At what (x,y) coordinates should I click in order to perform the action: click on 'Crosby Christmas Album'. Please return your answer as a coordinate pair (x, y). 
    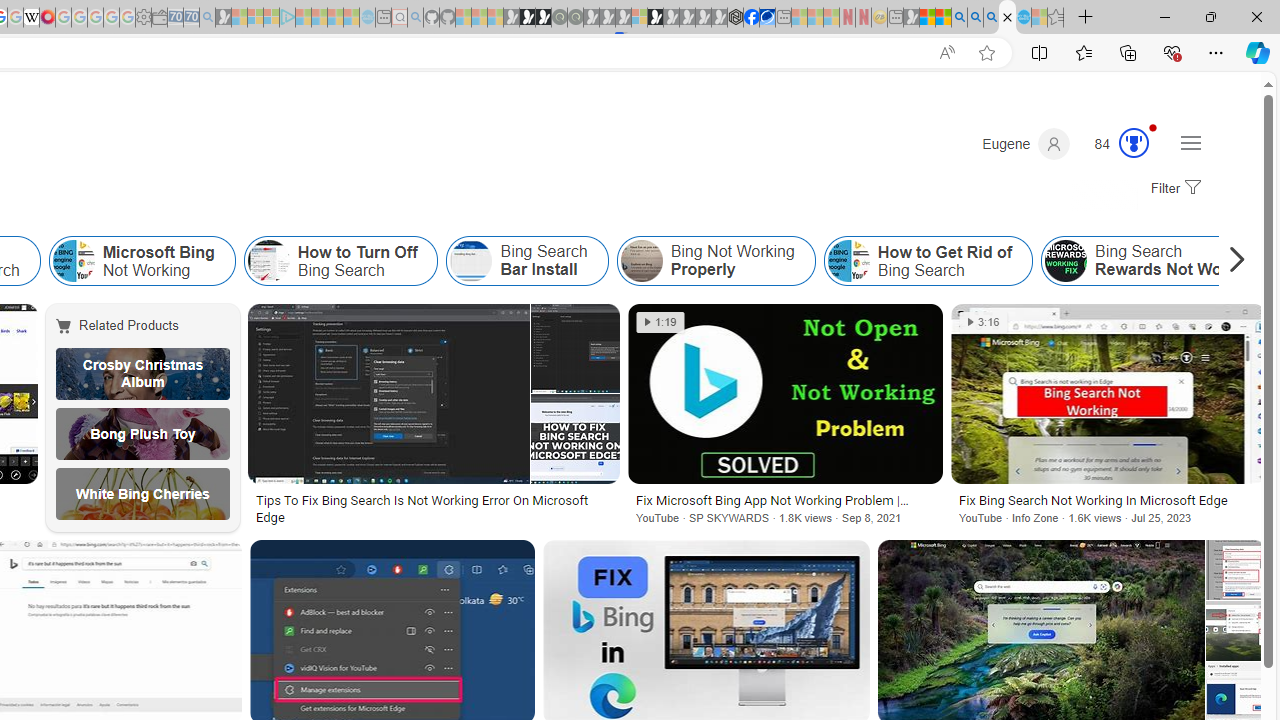
    Looking at the image, I should click on (142, 374).